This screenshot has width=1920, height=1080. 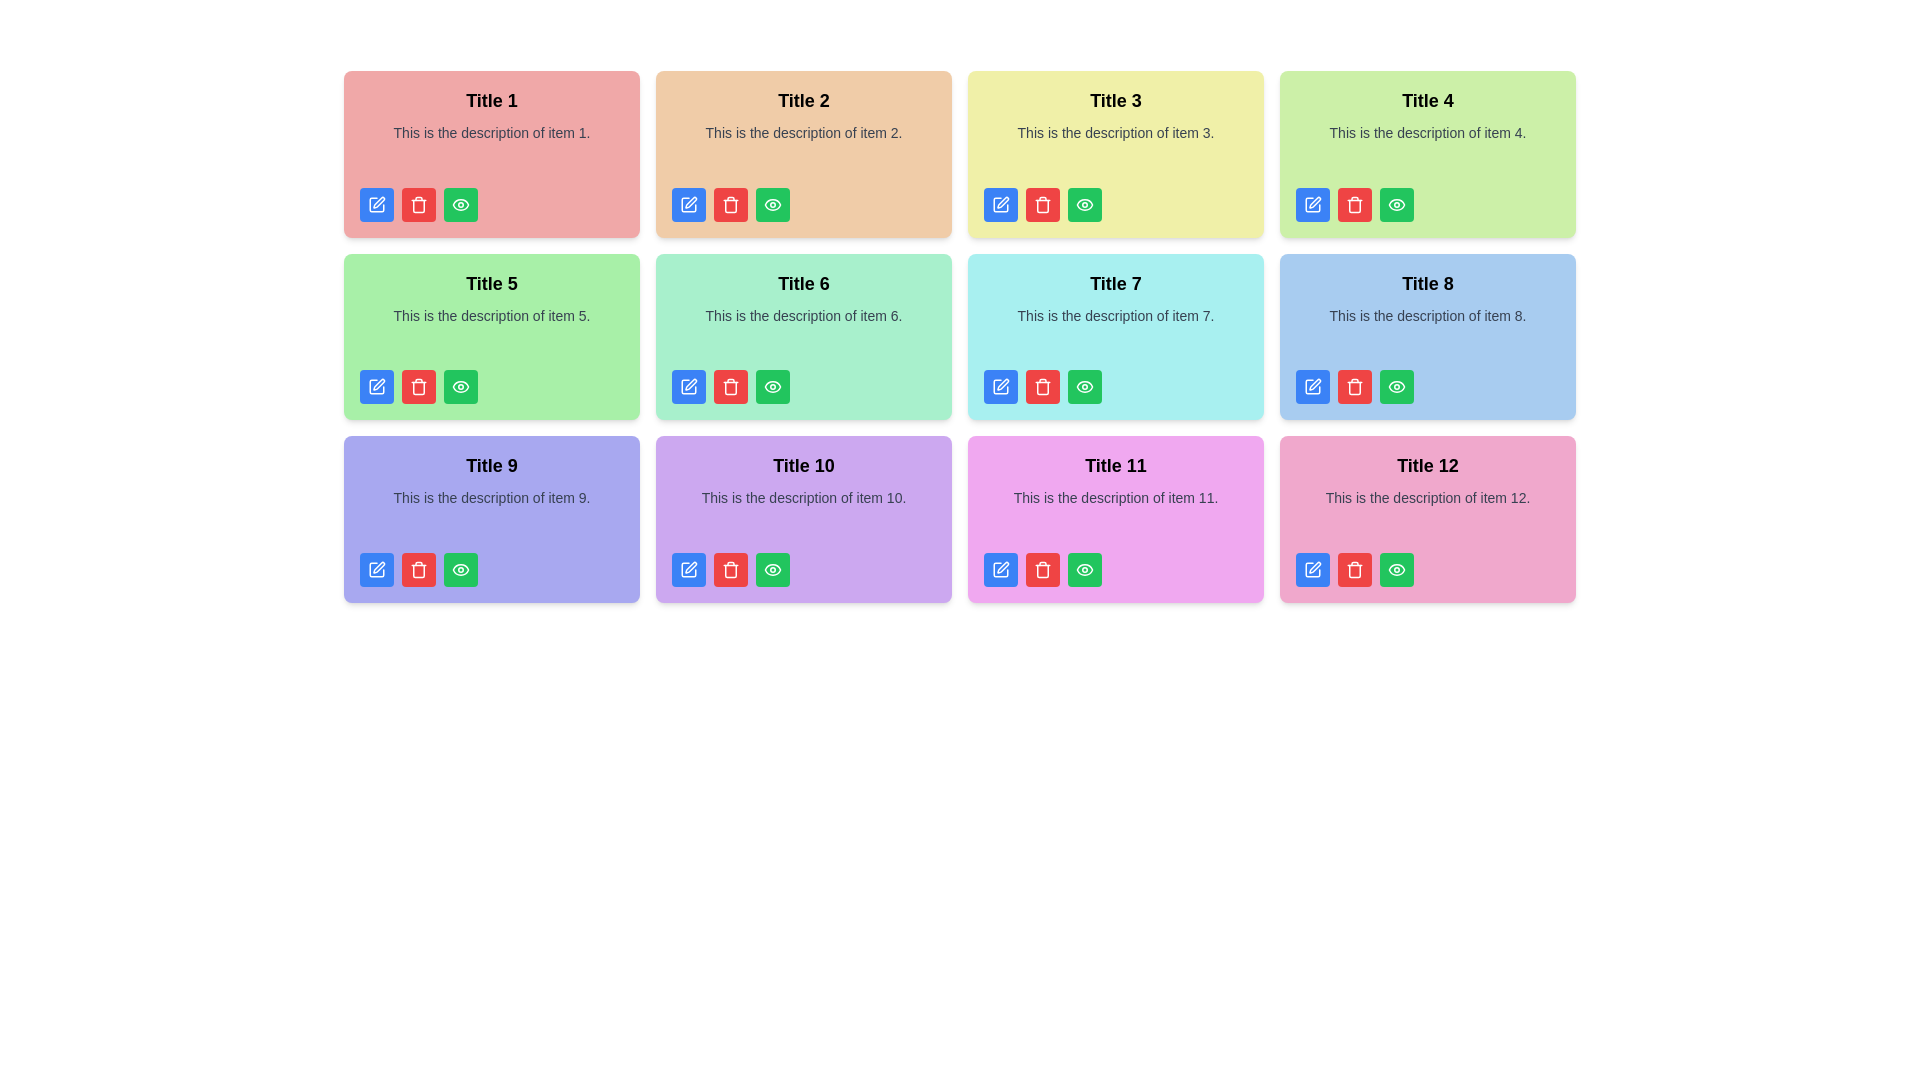 What do you see at coordinates (491, 512) in the screenshot?
I see `the descriptive text label for 'Title 9' located in the ninth card of the grid layout, positioned below the 'Title 9' heading and above the buttons` at bounding box center [491, 512].